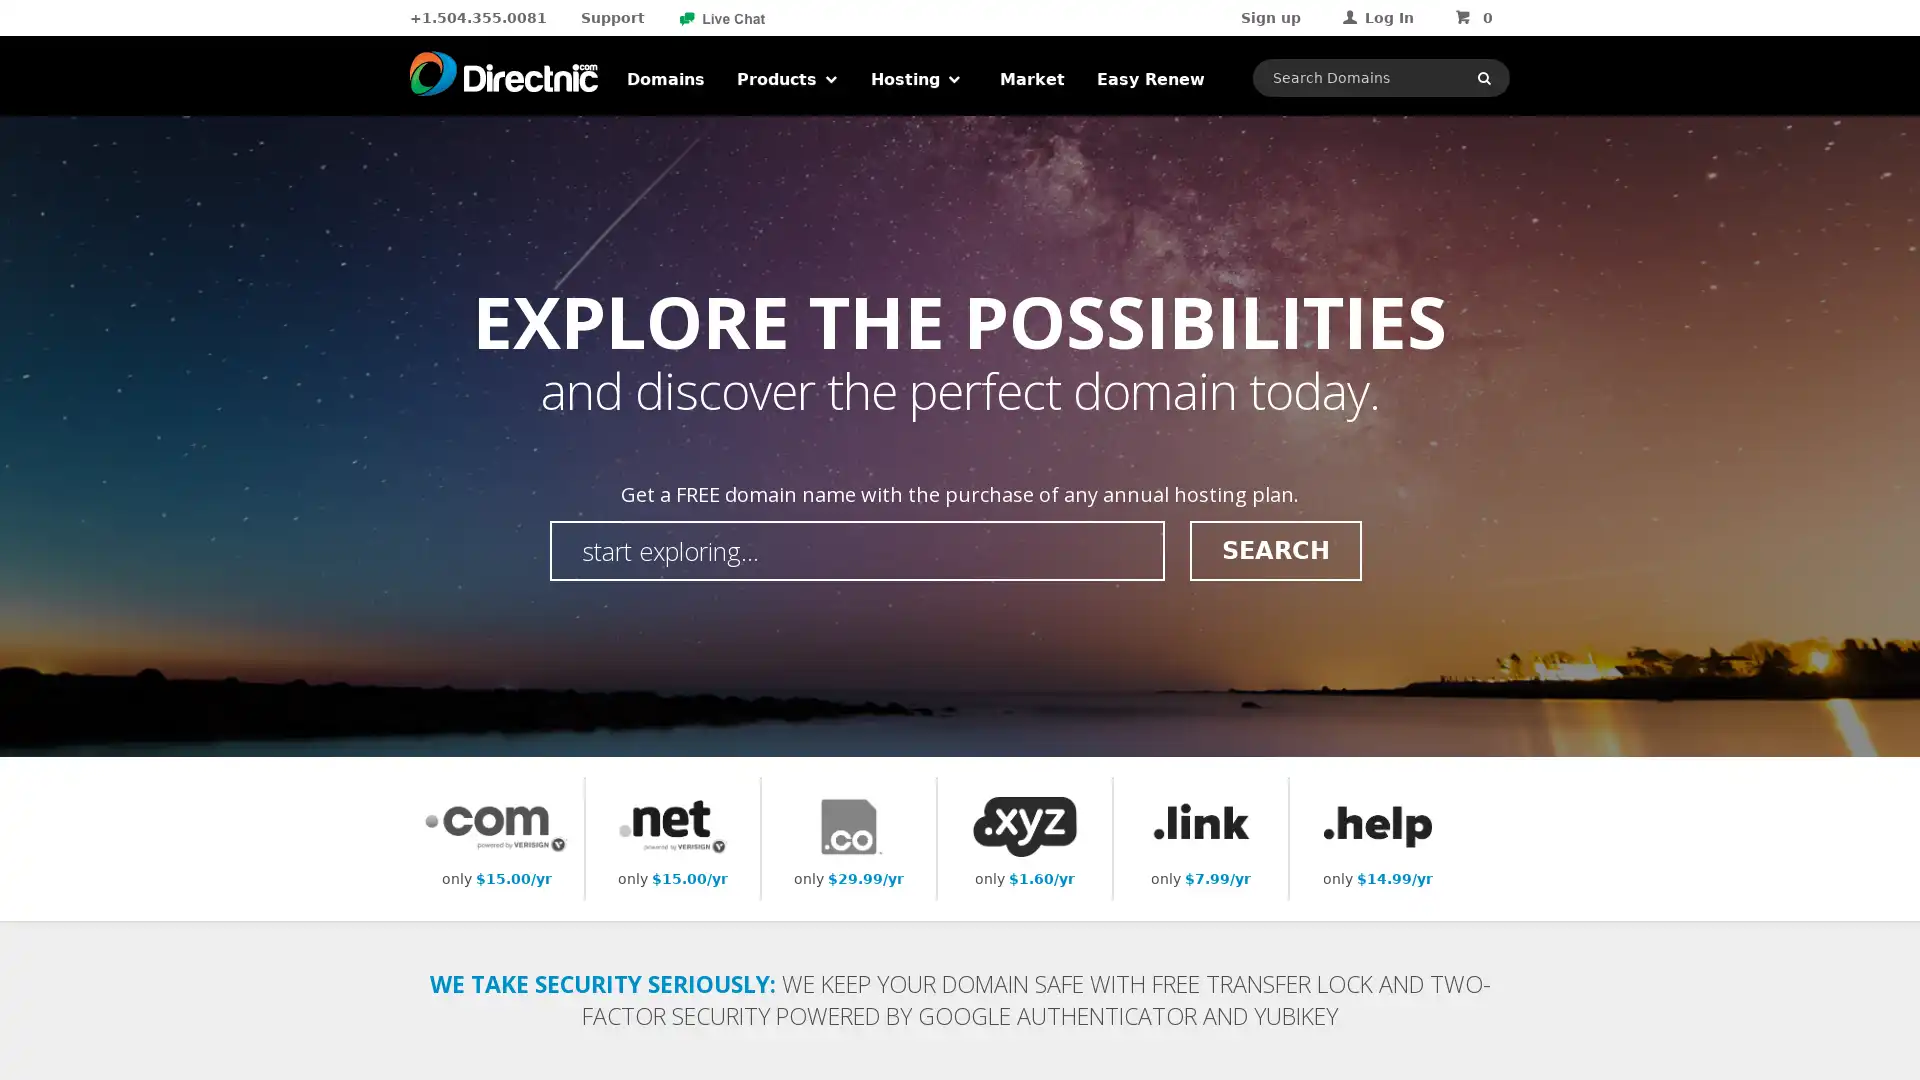  I want to click on SEARCH, so click(1274, 550).